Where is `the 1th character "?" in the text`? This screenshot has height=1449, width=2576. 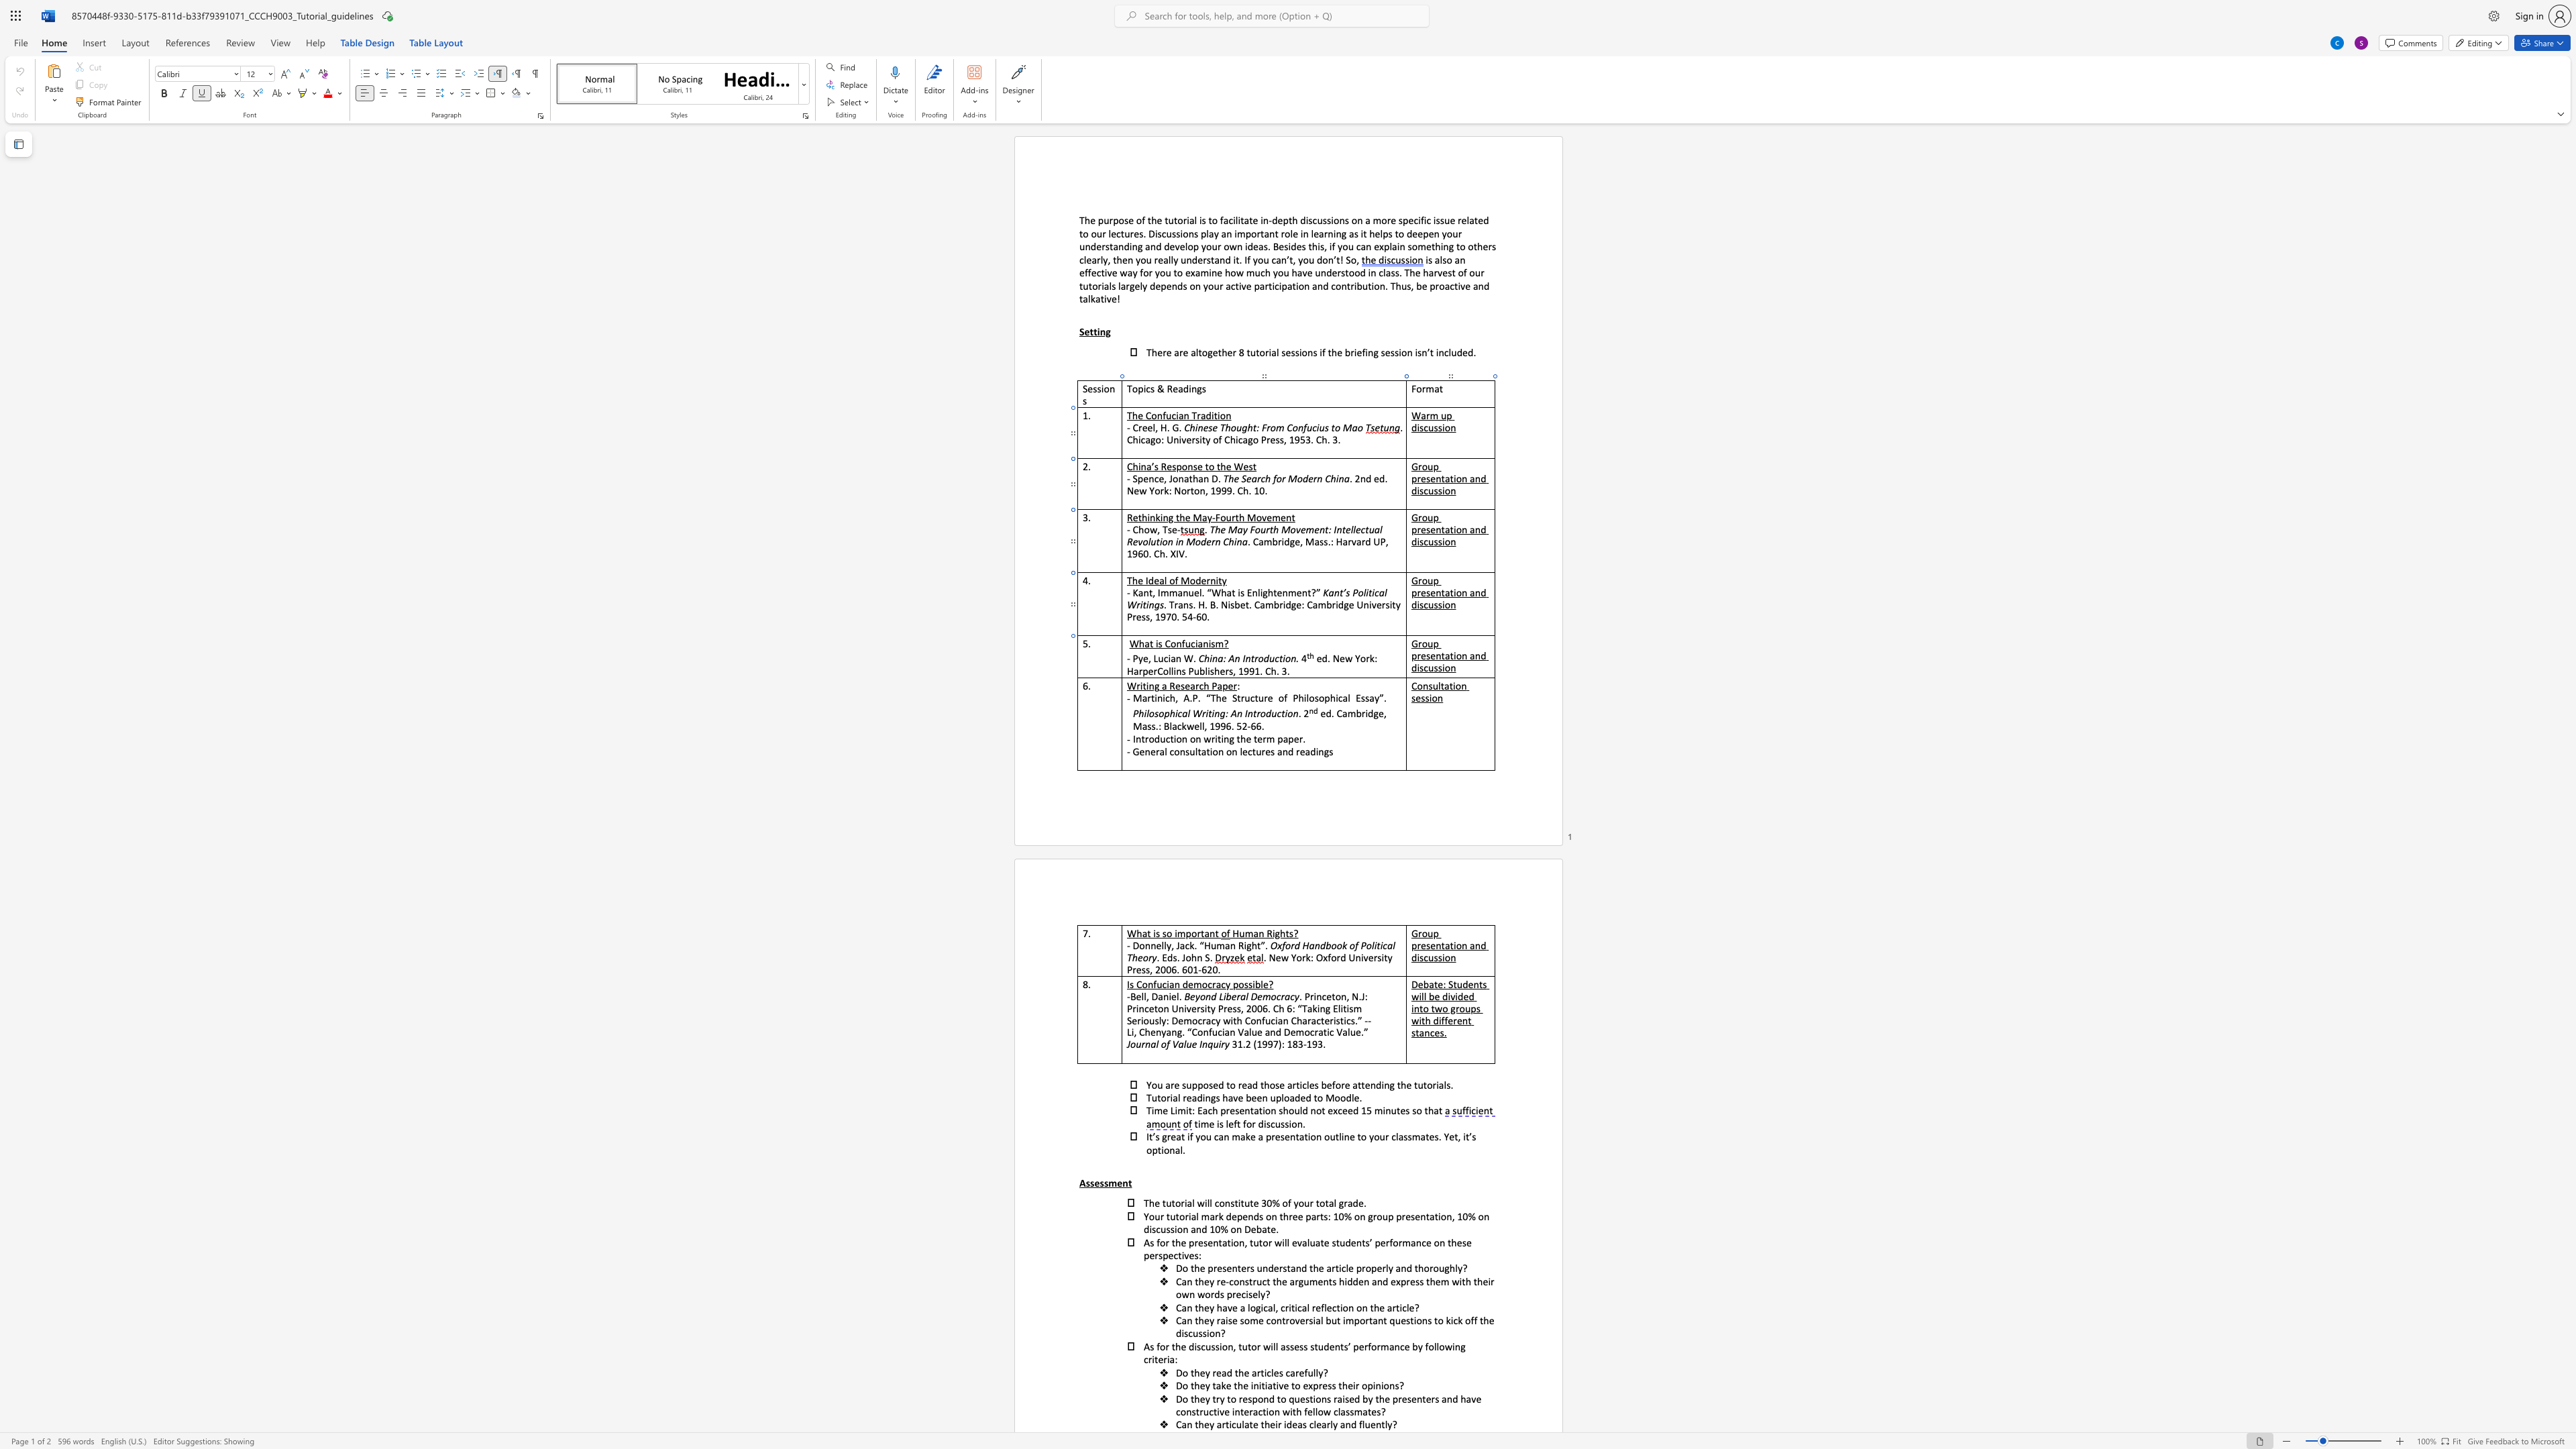
the 1th character "?" in the text is located at coordinates (1226, 643).